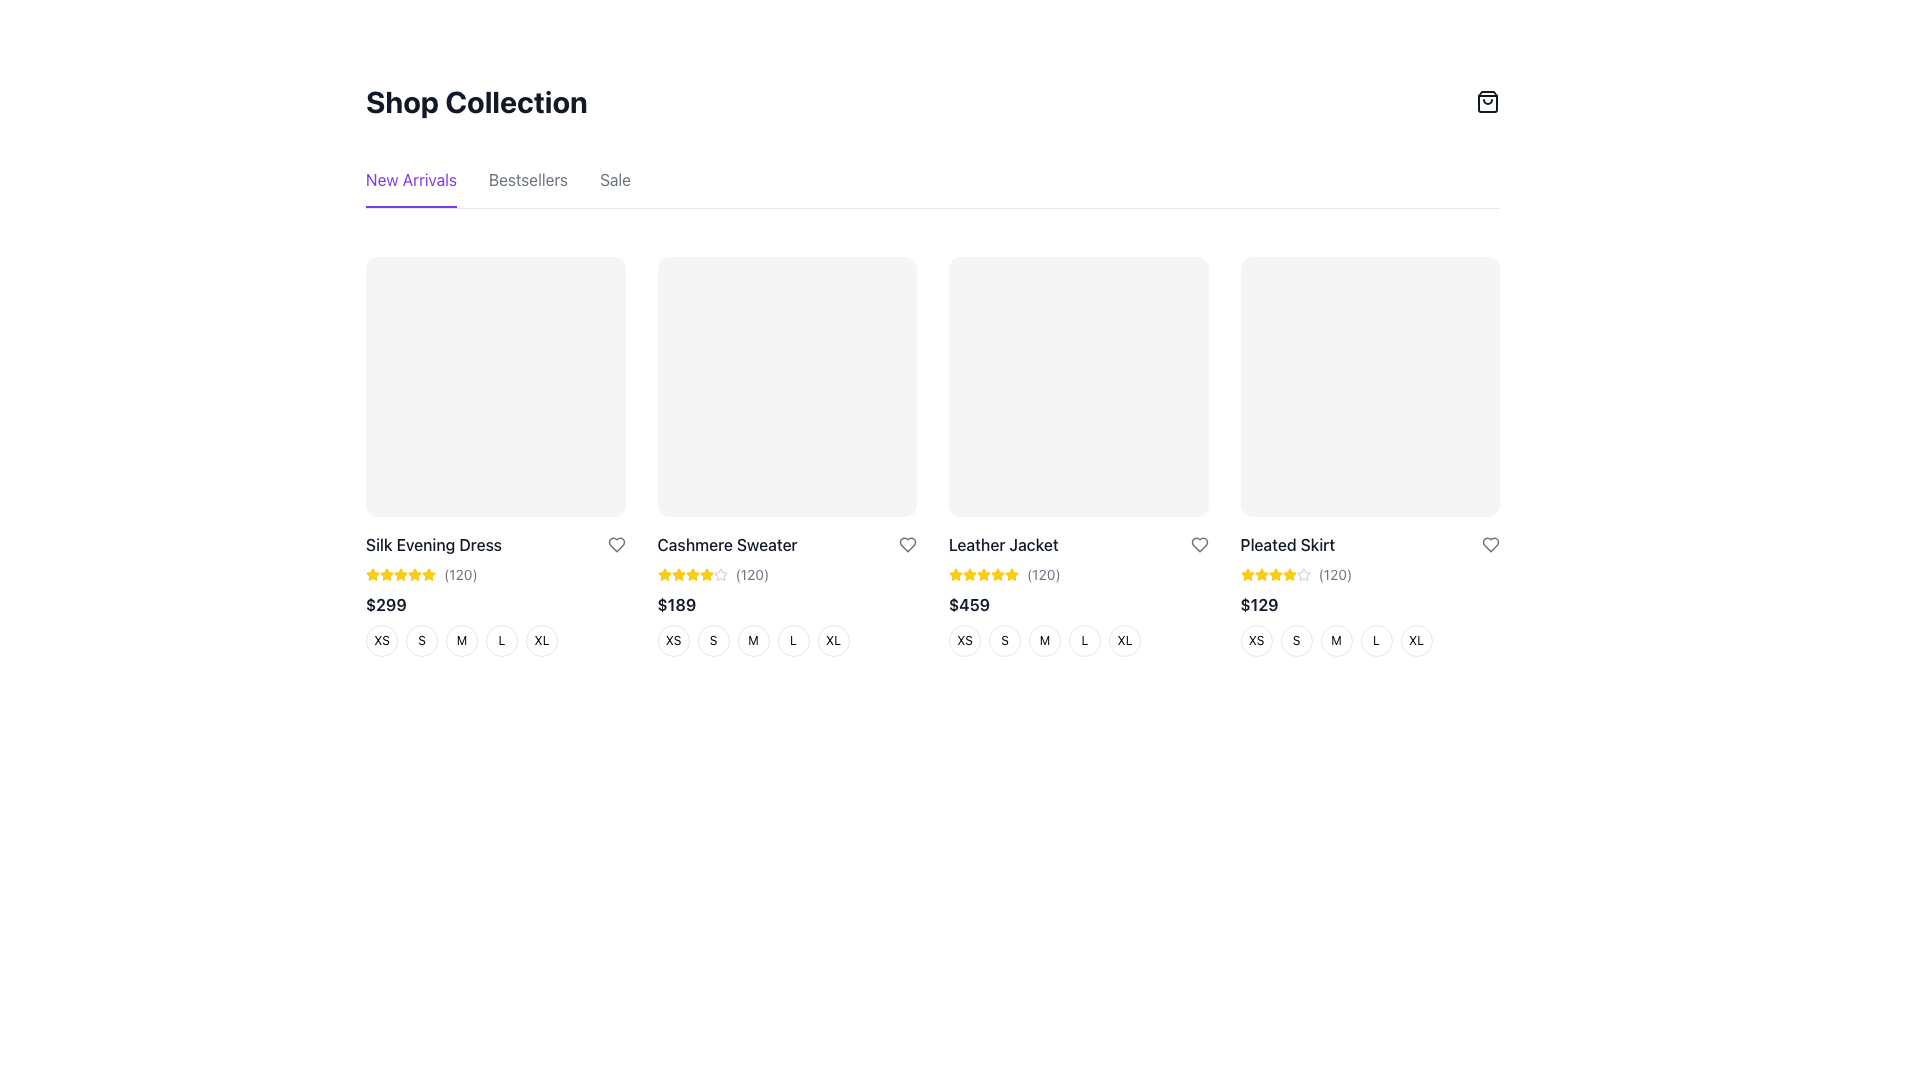 Image resolution: width=1920 pixels, height=1080 pixels. What do you see at coordinates (676, 603) in the screenshot?
I see `the price label displaying '$189' in bold black text, located in the second column of the 'Shop Collection' section, beneath the 'Cashmere Sweater' product image and star rating` at bounding box center [676, 603].